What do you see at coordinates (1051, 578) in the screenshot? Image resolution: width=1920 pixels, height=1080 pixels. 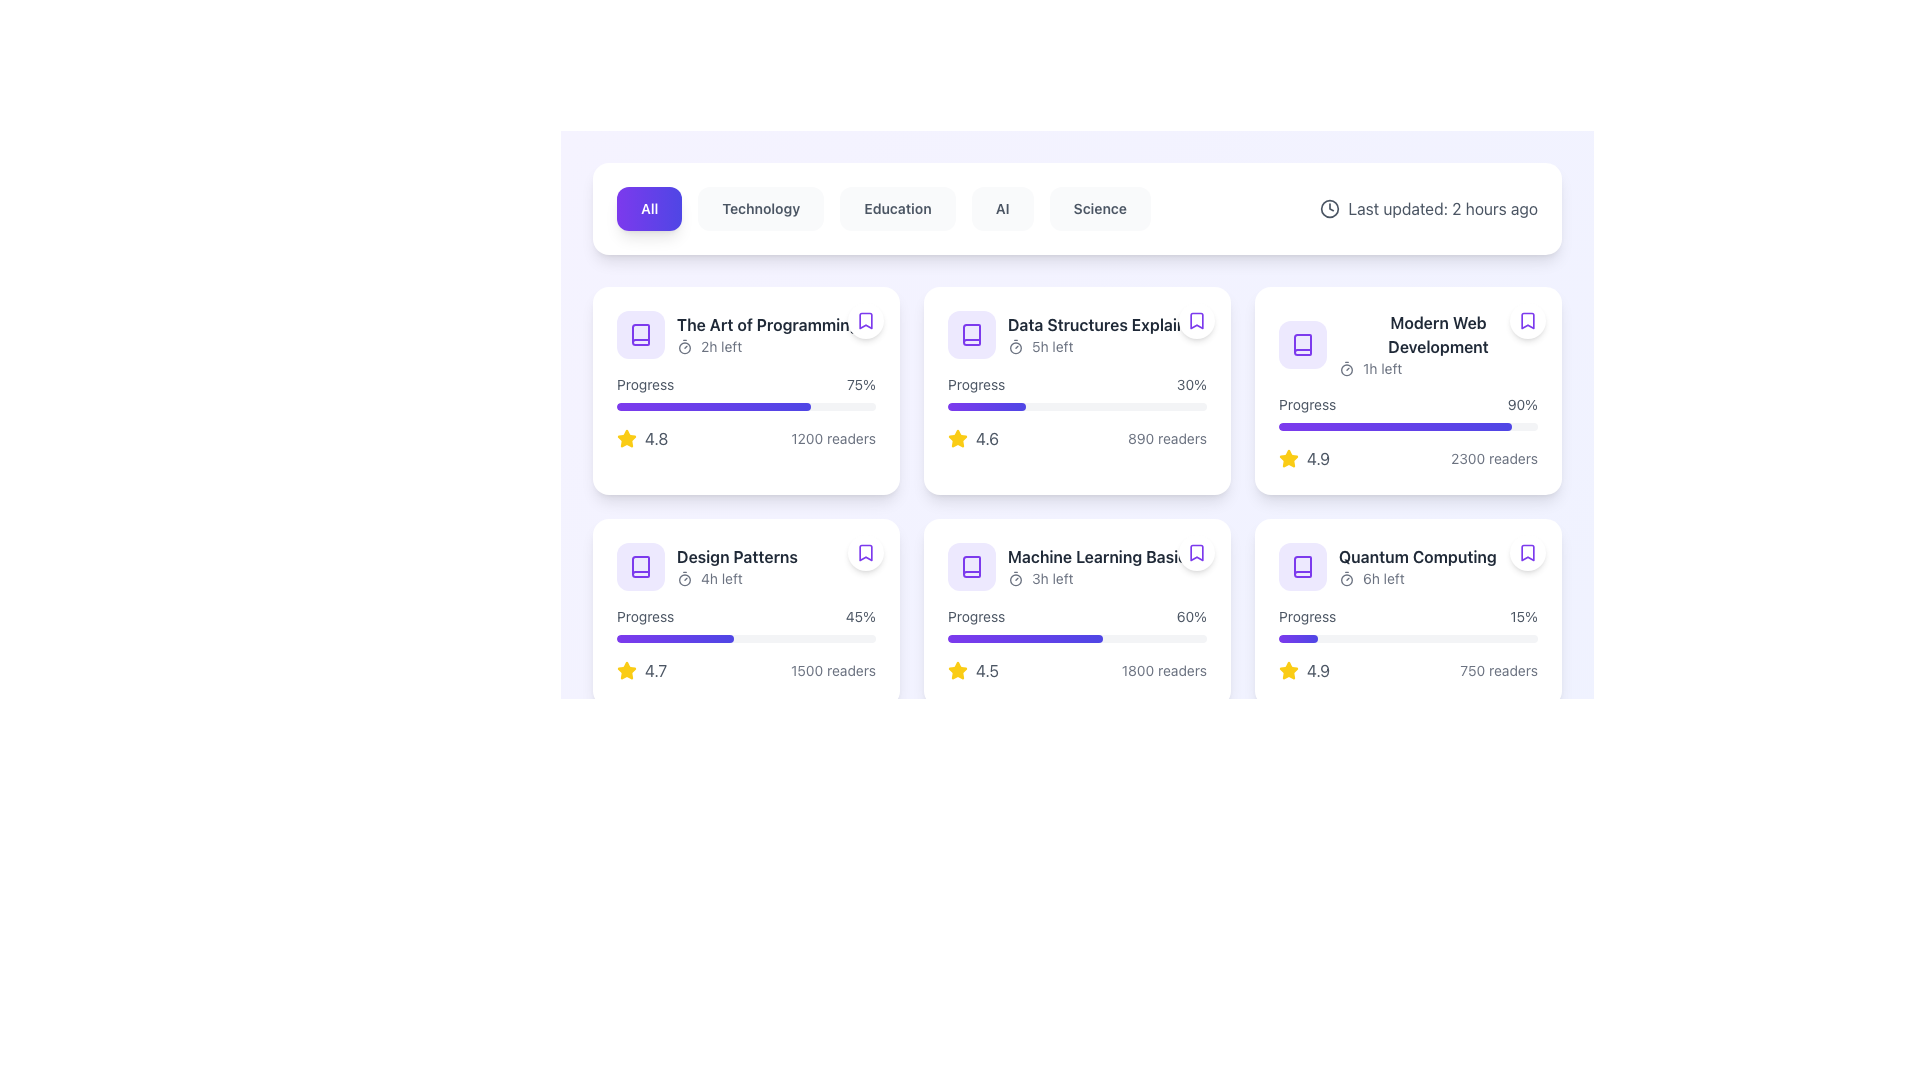 I see `the static text that indicates the countdown or duration under the title 'Machine Learning Basics' in the third card of the second row` at bounding box center [1051, 578].